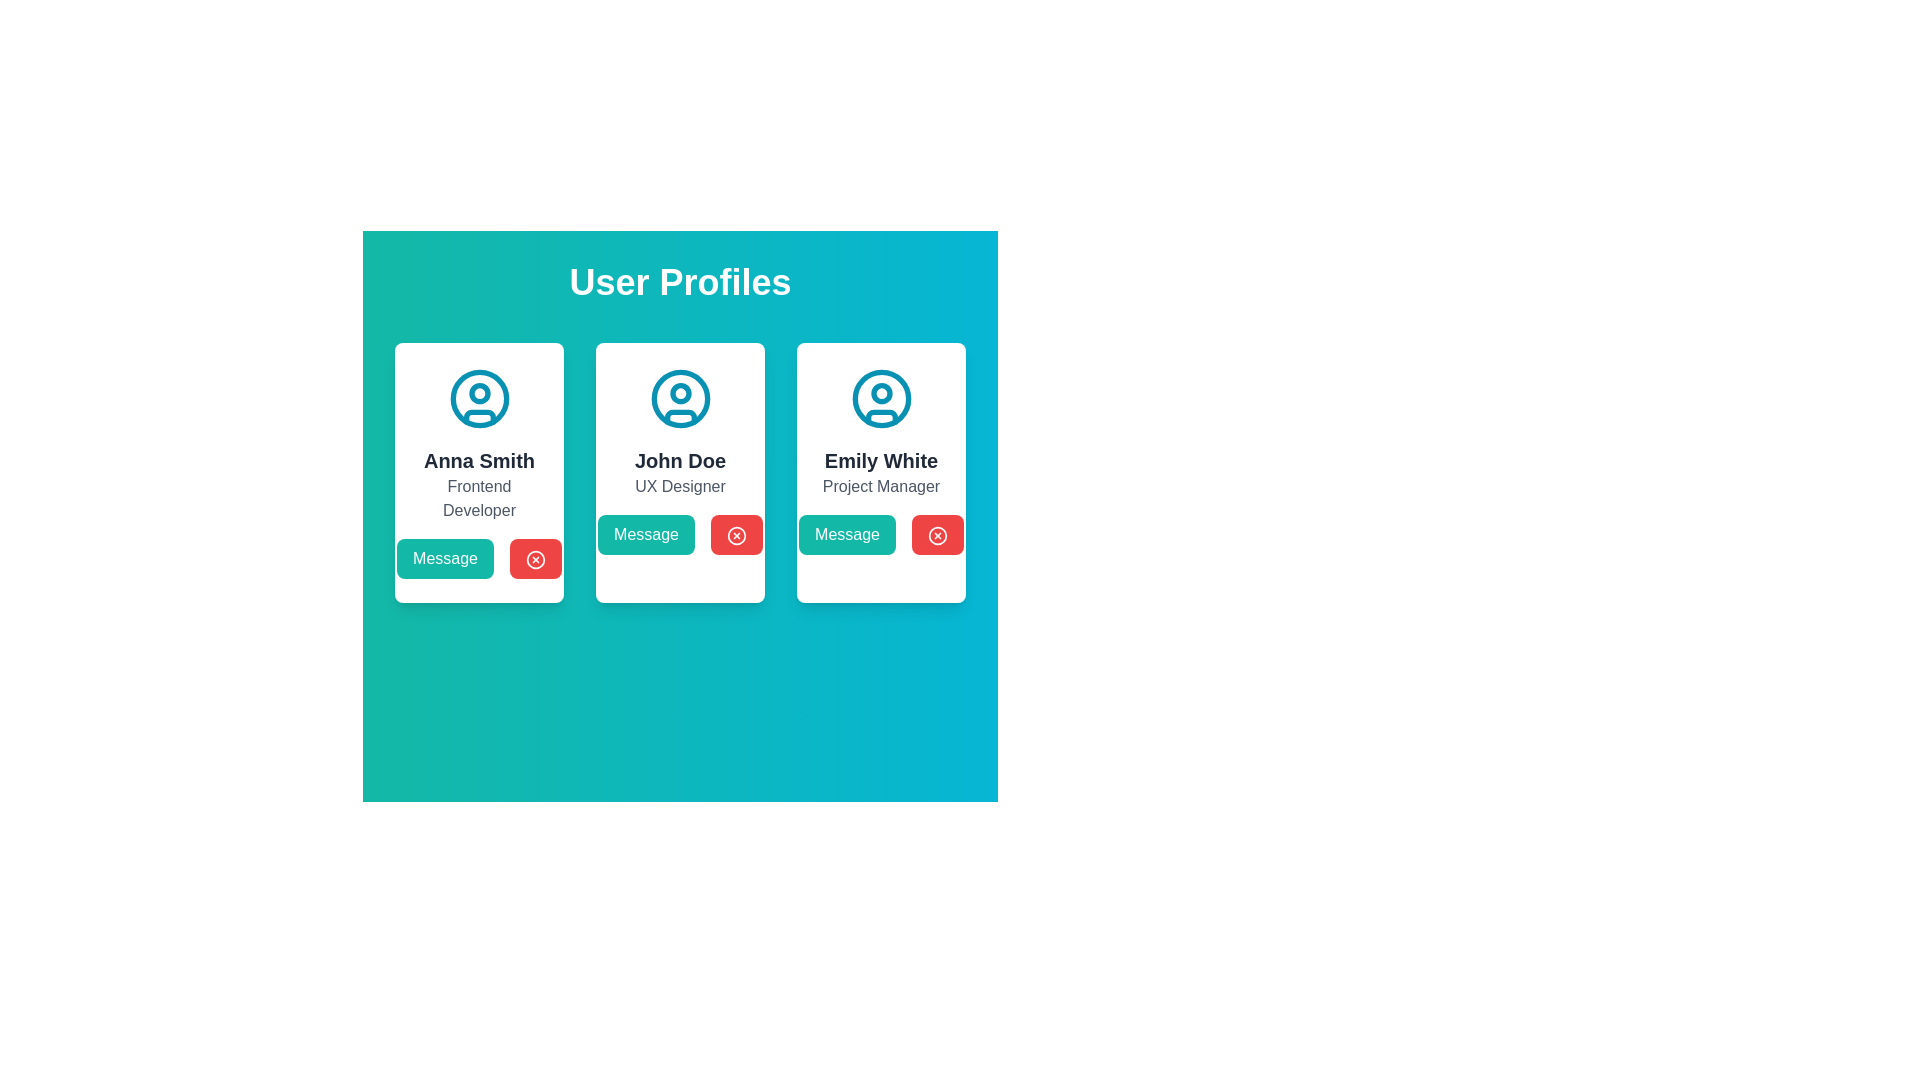  I want to click on text label indicating the role or title of the individual named 'Anna Smith', located beneath the 'Anna Smith' text in the first profile card, so click(478, 497).